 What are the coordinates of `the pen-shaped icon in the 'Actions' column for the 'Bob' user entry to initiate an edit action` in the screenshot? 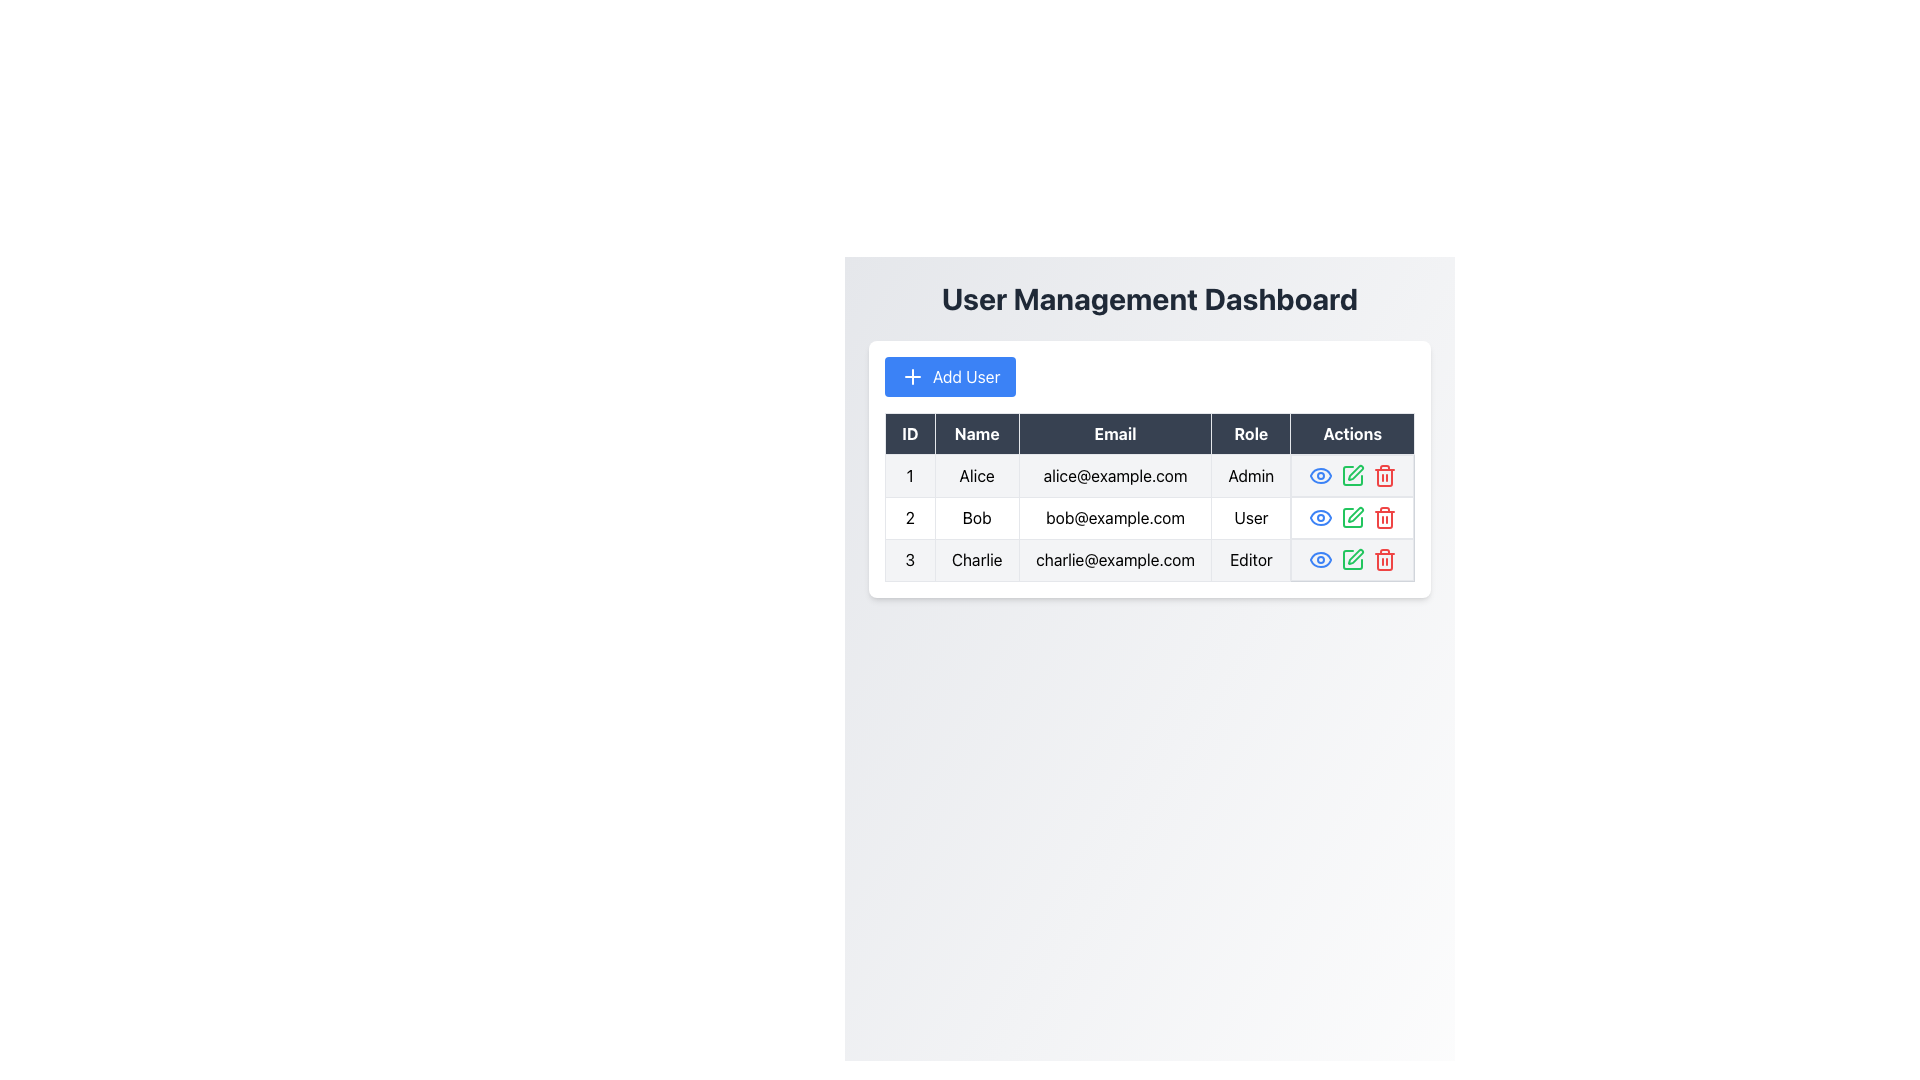 It's located at (1355, 473).